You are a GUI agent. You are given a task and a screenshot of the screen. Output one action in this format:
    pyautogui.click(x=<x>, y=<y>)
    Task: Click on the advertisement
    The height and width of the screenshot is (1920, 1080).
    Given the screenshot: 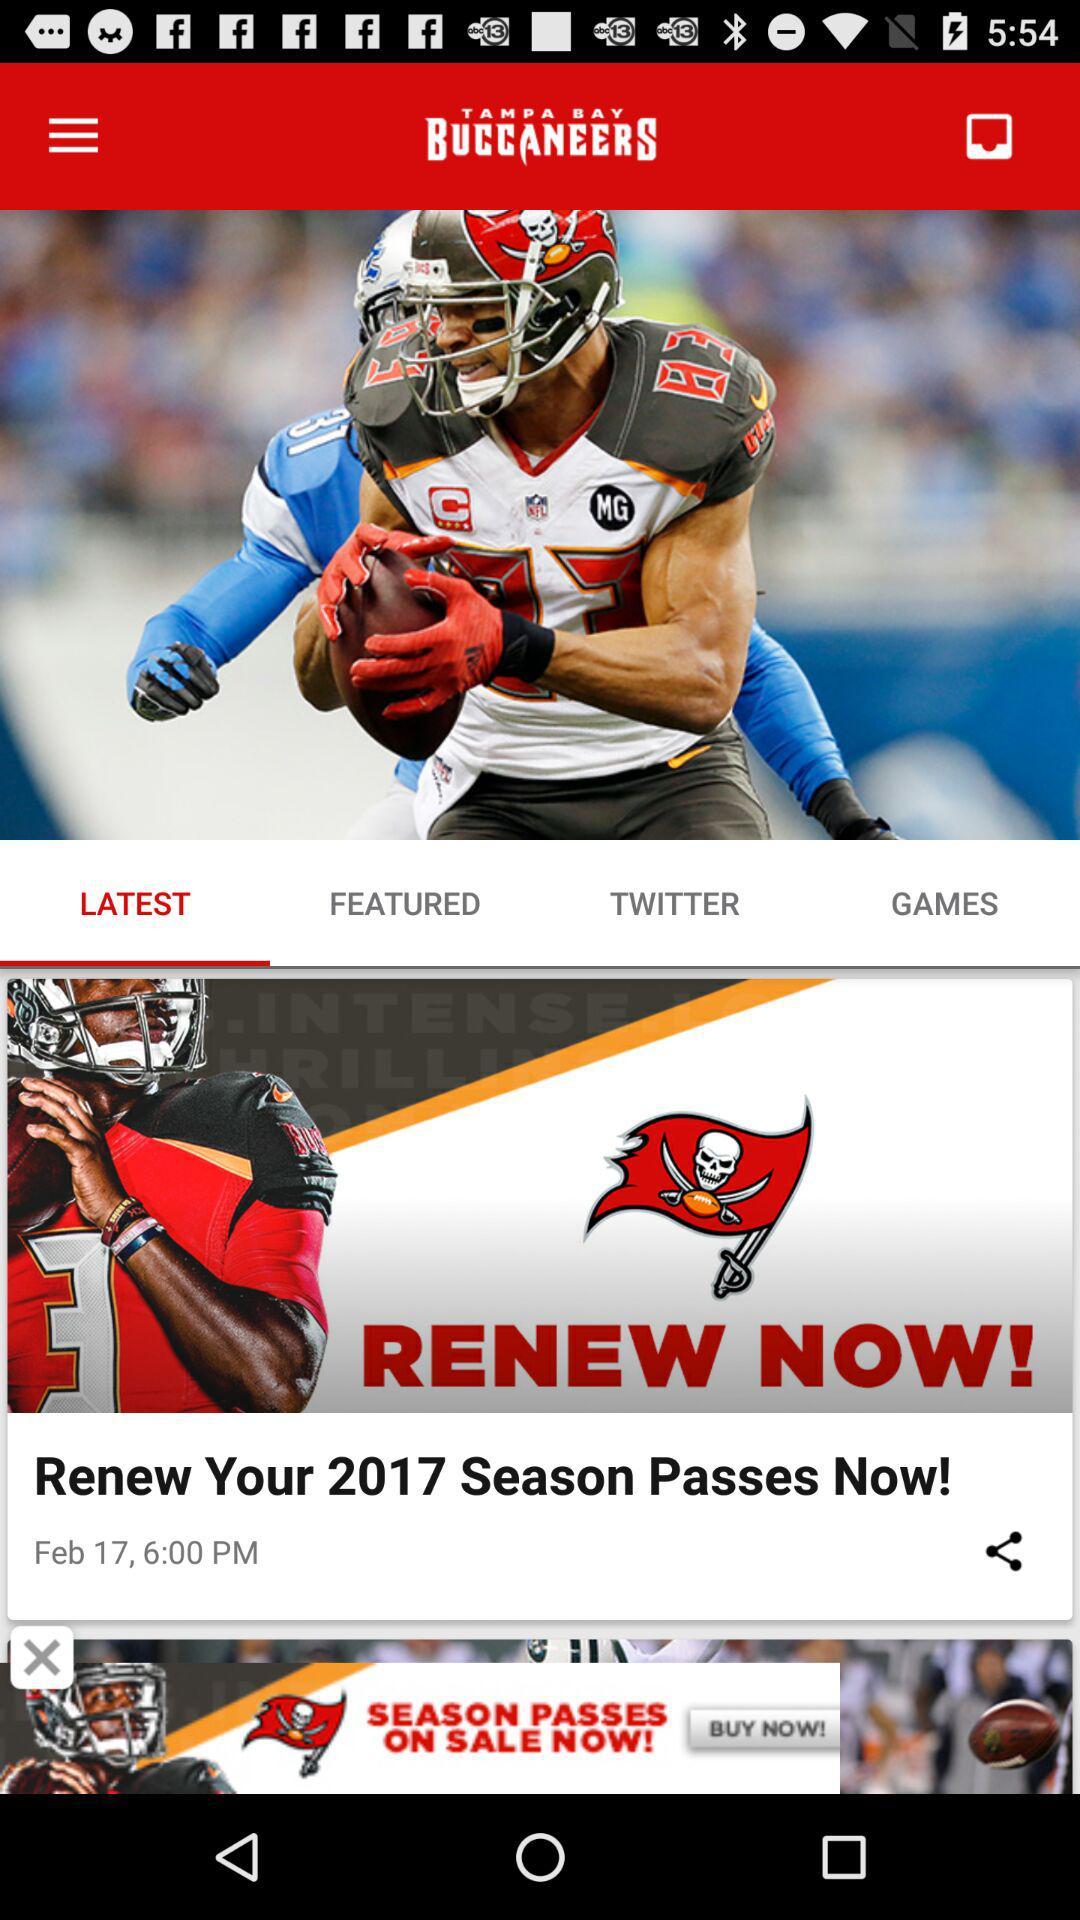 What is the action you would take?
    pyautogui.click(x=42, y=1657)
    